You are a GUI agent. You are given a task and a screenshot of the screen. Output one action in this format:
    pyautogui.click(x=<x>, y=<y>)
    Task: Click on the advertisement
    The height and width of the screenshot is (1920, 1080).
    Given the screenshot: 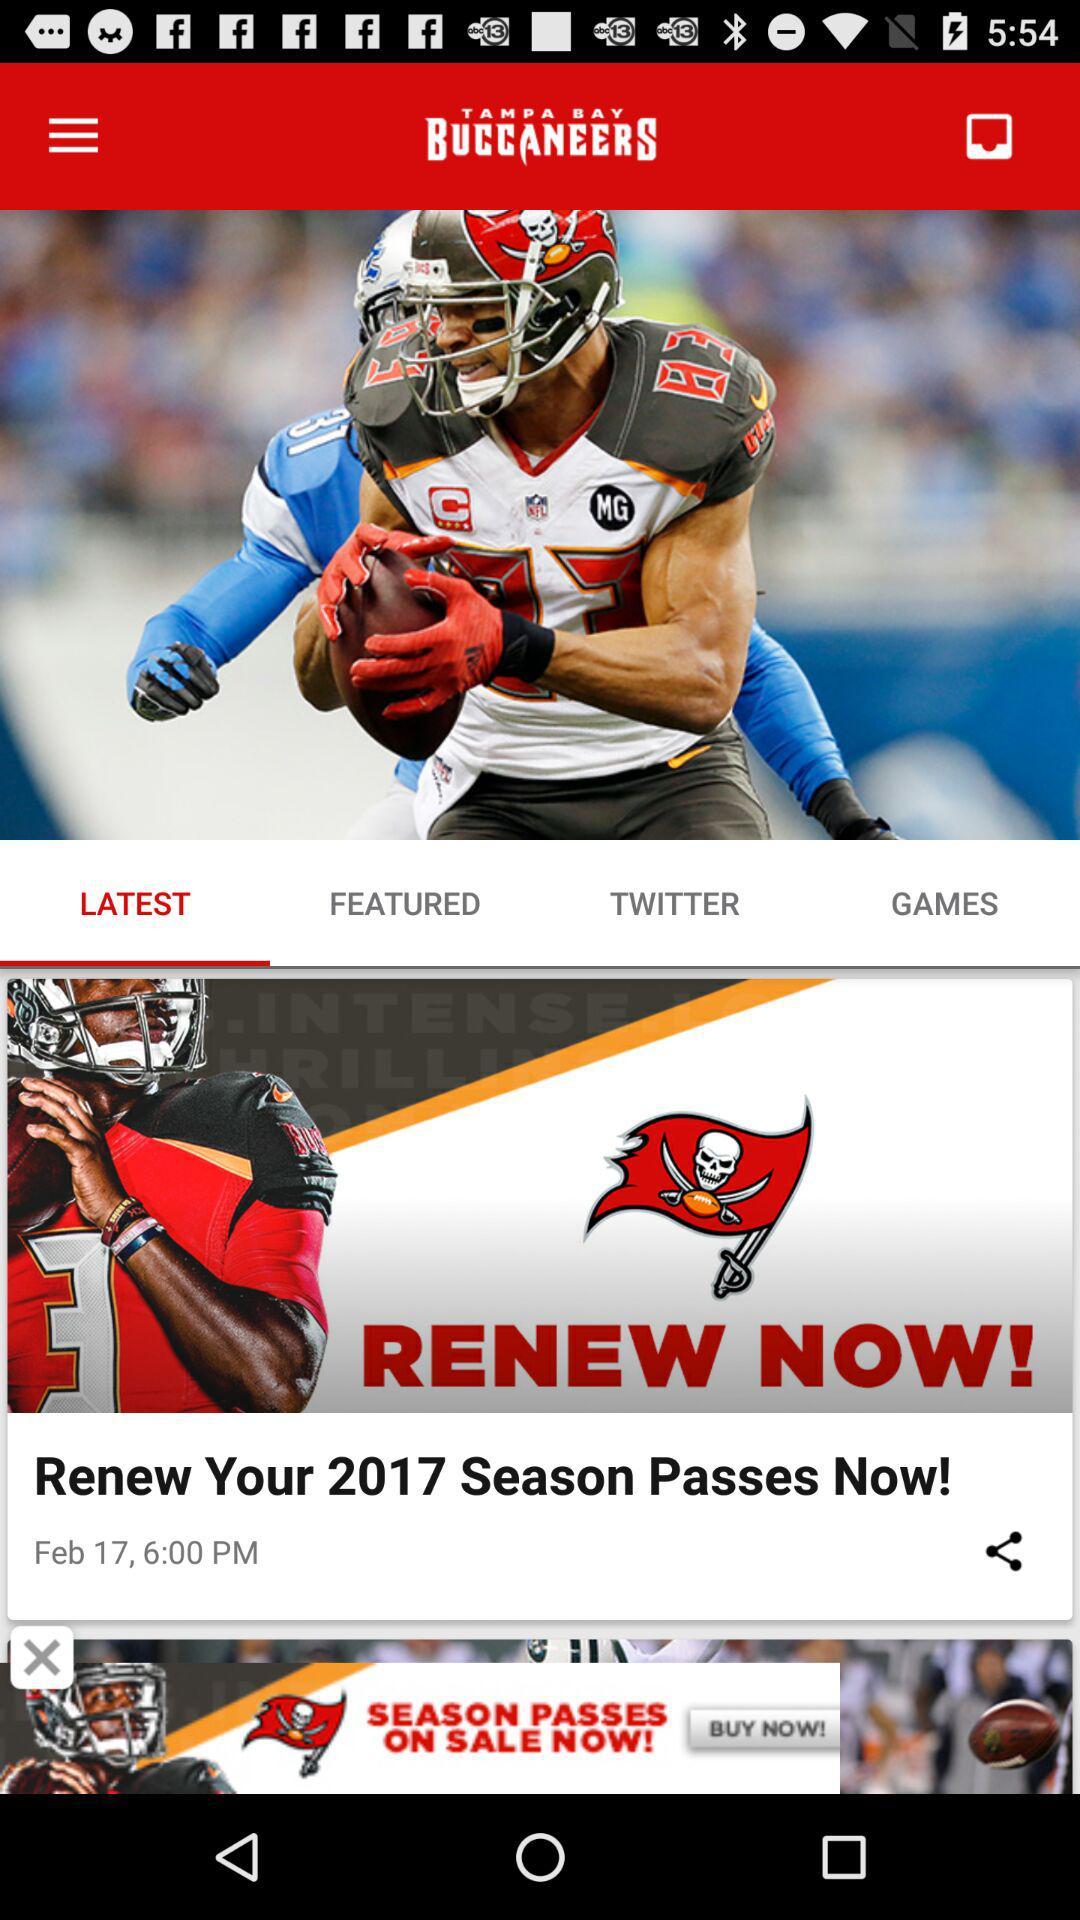 What is the action you would take?
    pyautogui.click(x=42, y=1657)
    